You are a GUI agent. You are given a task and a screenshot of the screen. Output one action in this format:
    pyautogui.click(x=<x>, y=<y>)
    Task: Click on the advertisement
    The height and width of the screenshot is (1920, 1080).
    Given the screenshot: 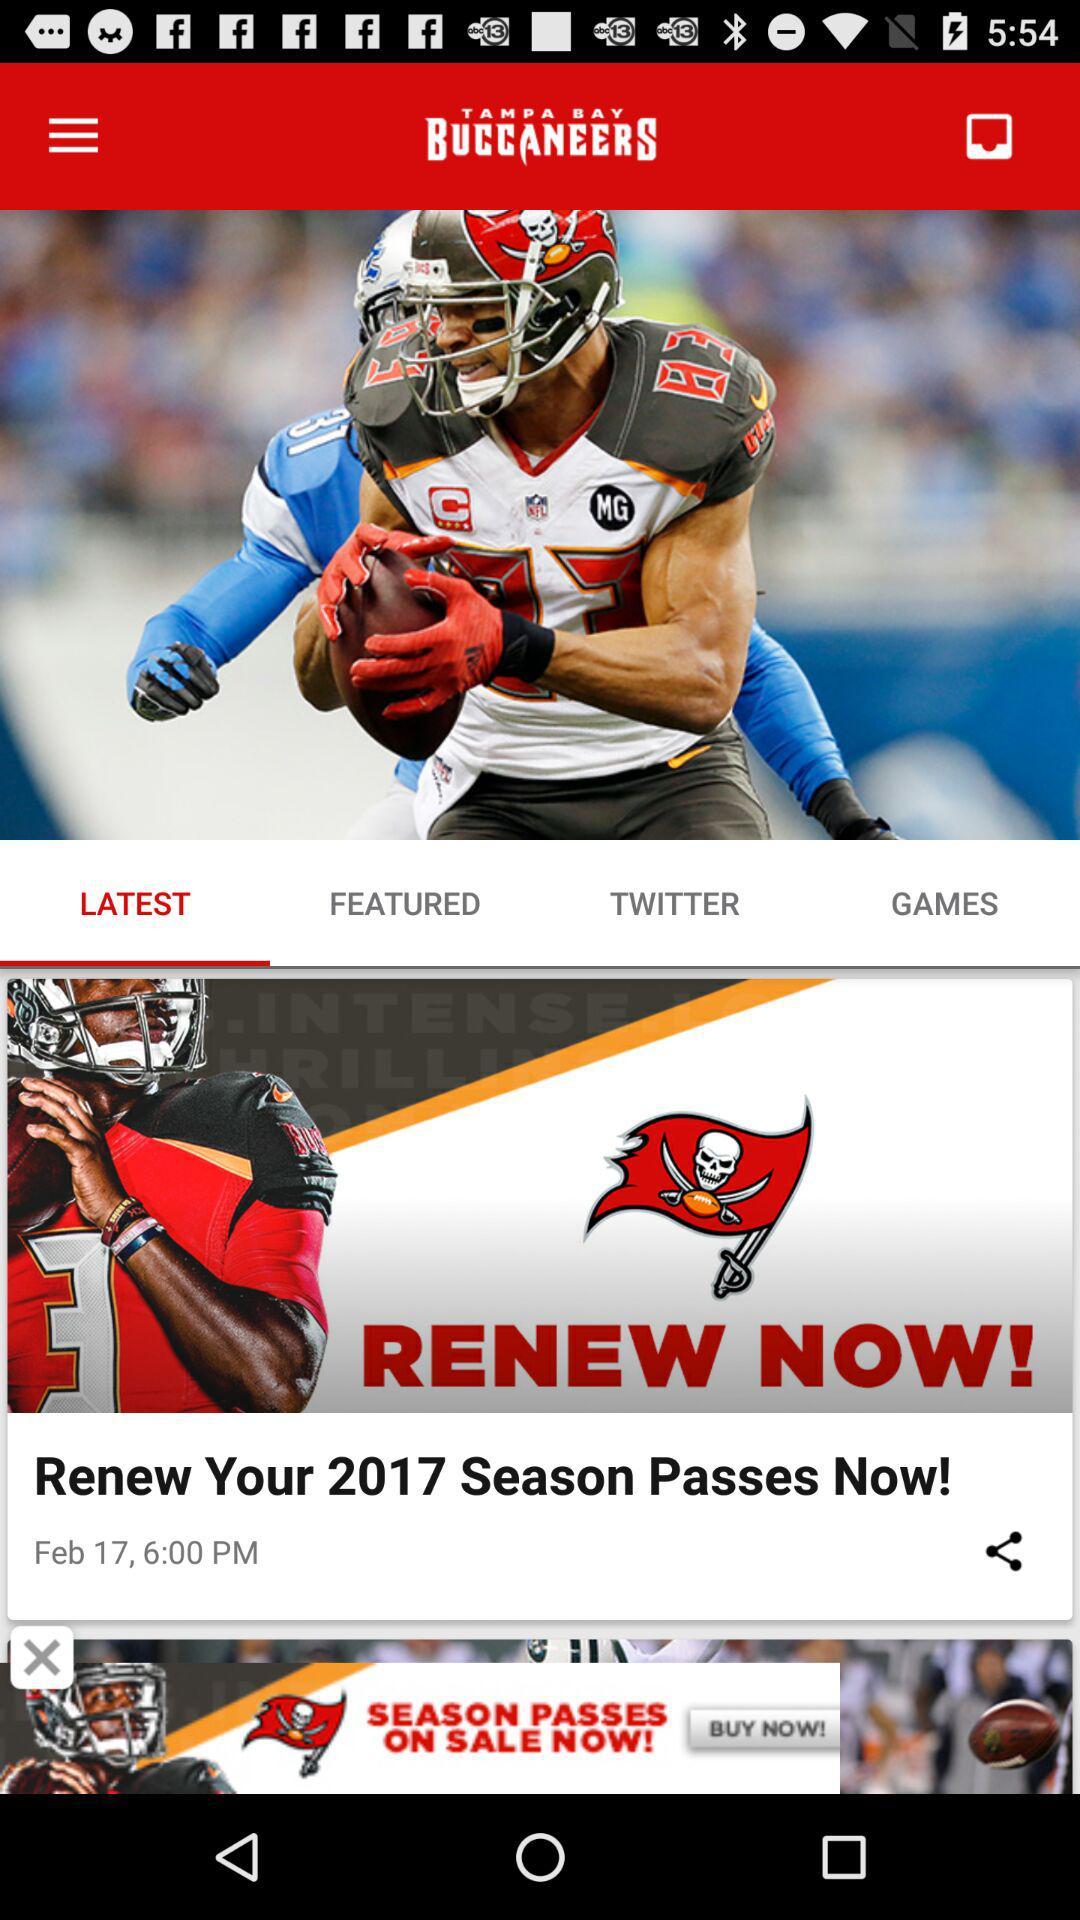 What is the action you would take?
    pyautogui.click(x=42, y=1657)
    